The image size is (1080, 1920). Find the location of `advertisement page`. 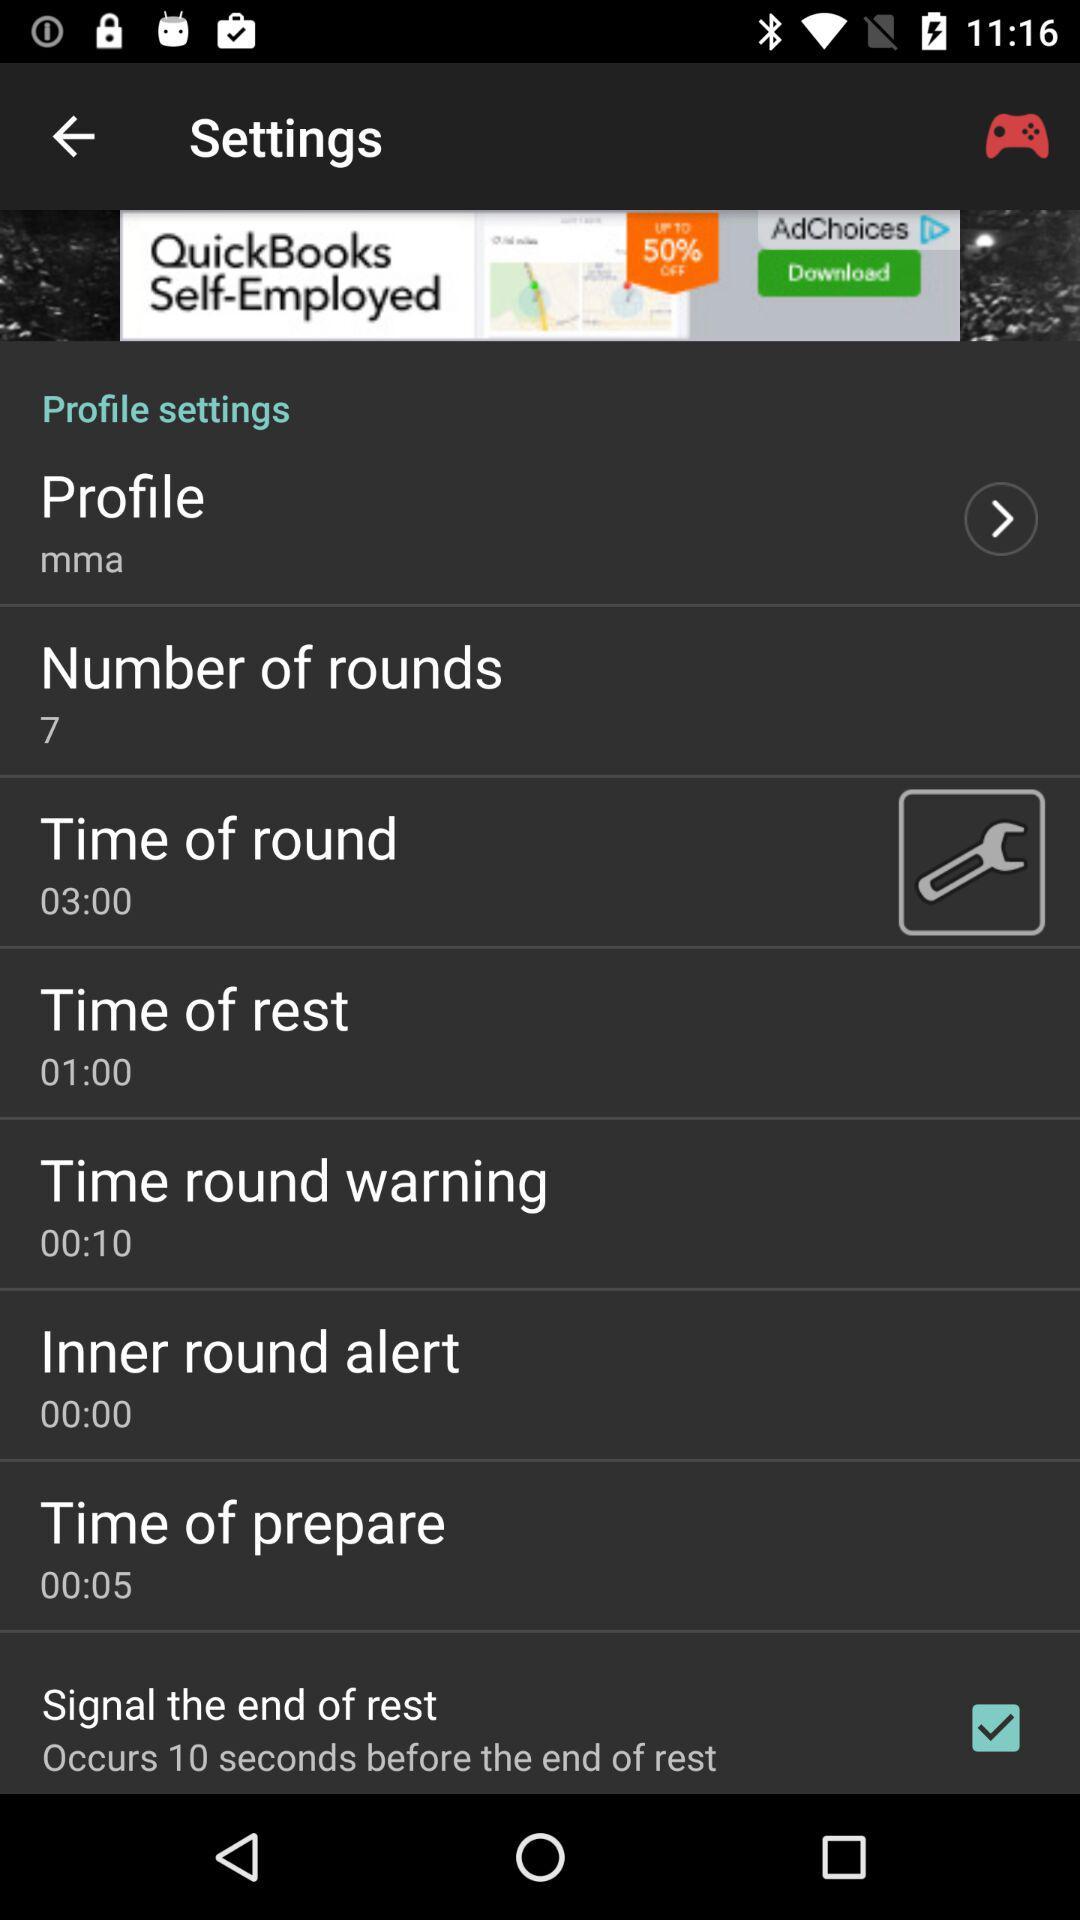

advertisement page is located at coordinates (540, 274).